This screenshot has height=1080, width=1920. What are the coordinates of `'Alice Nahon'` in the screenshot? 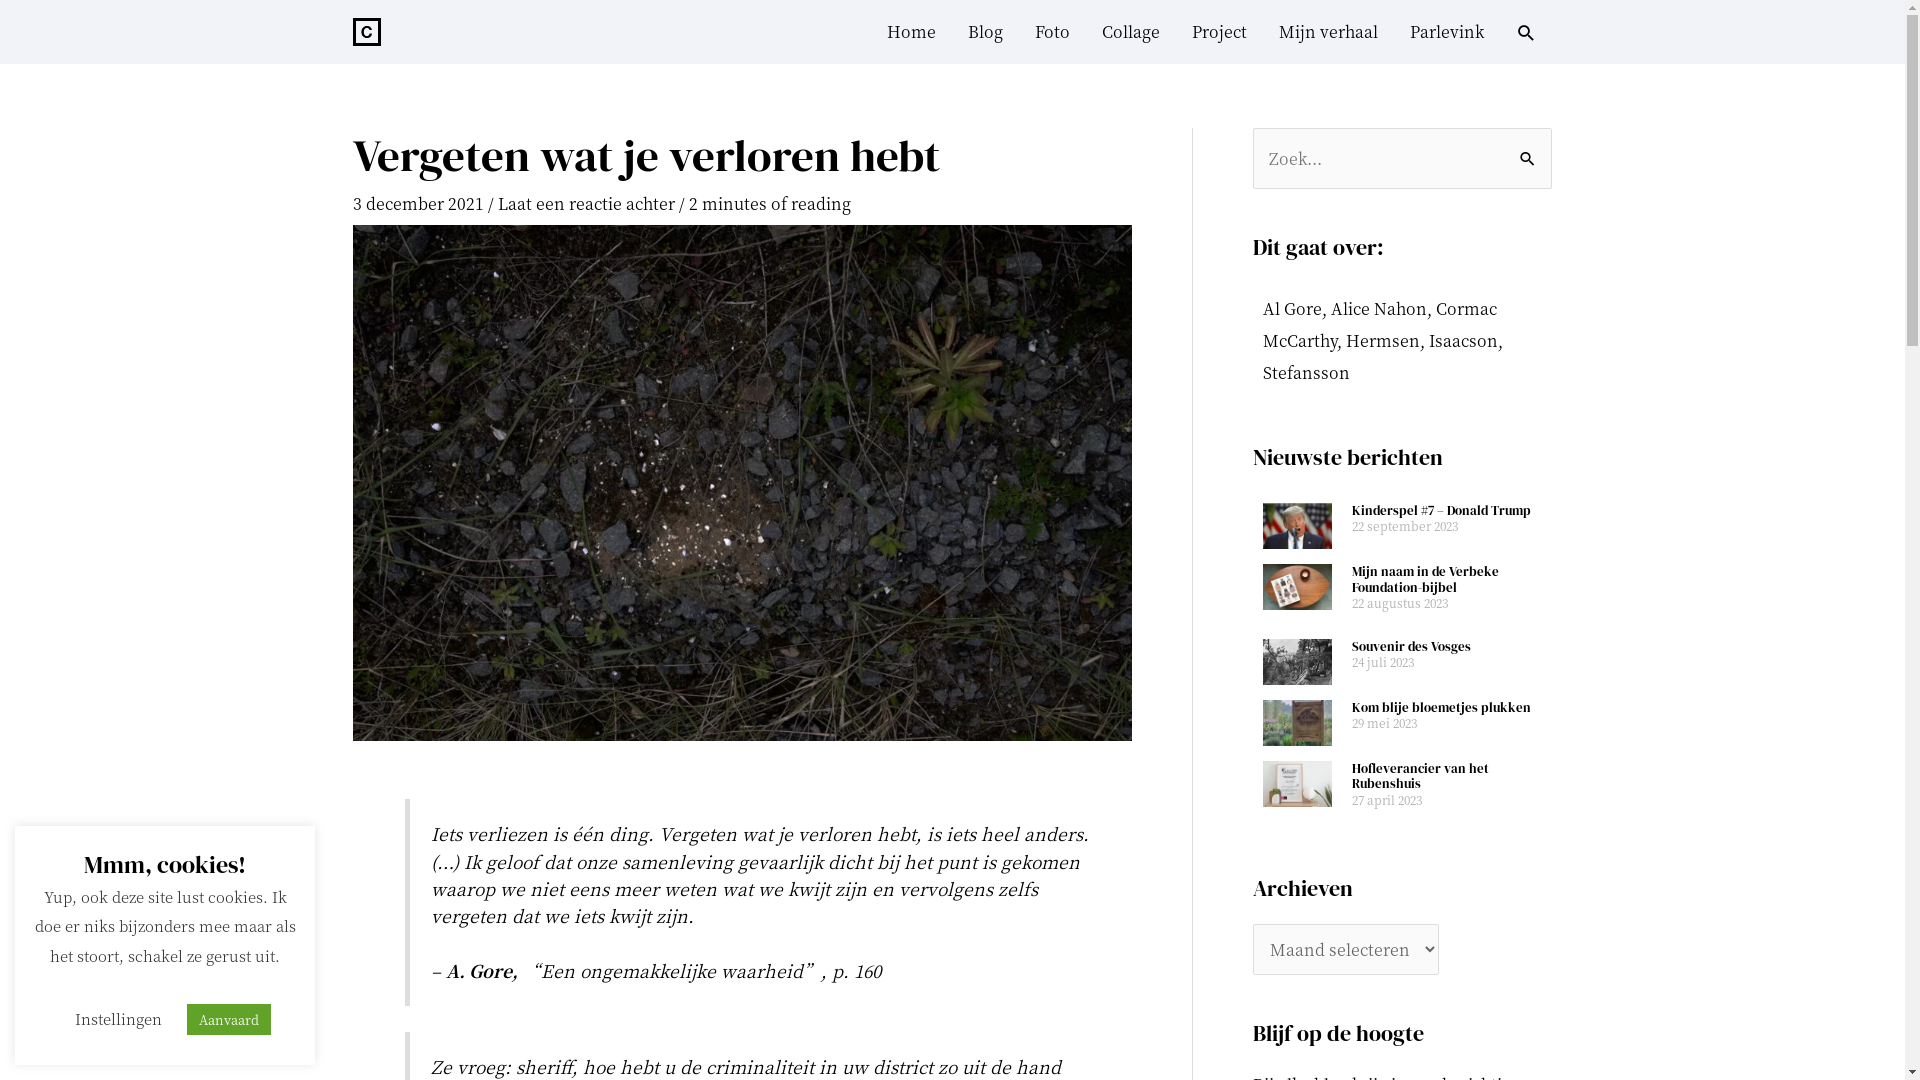 It's located at (1376, 308).